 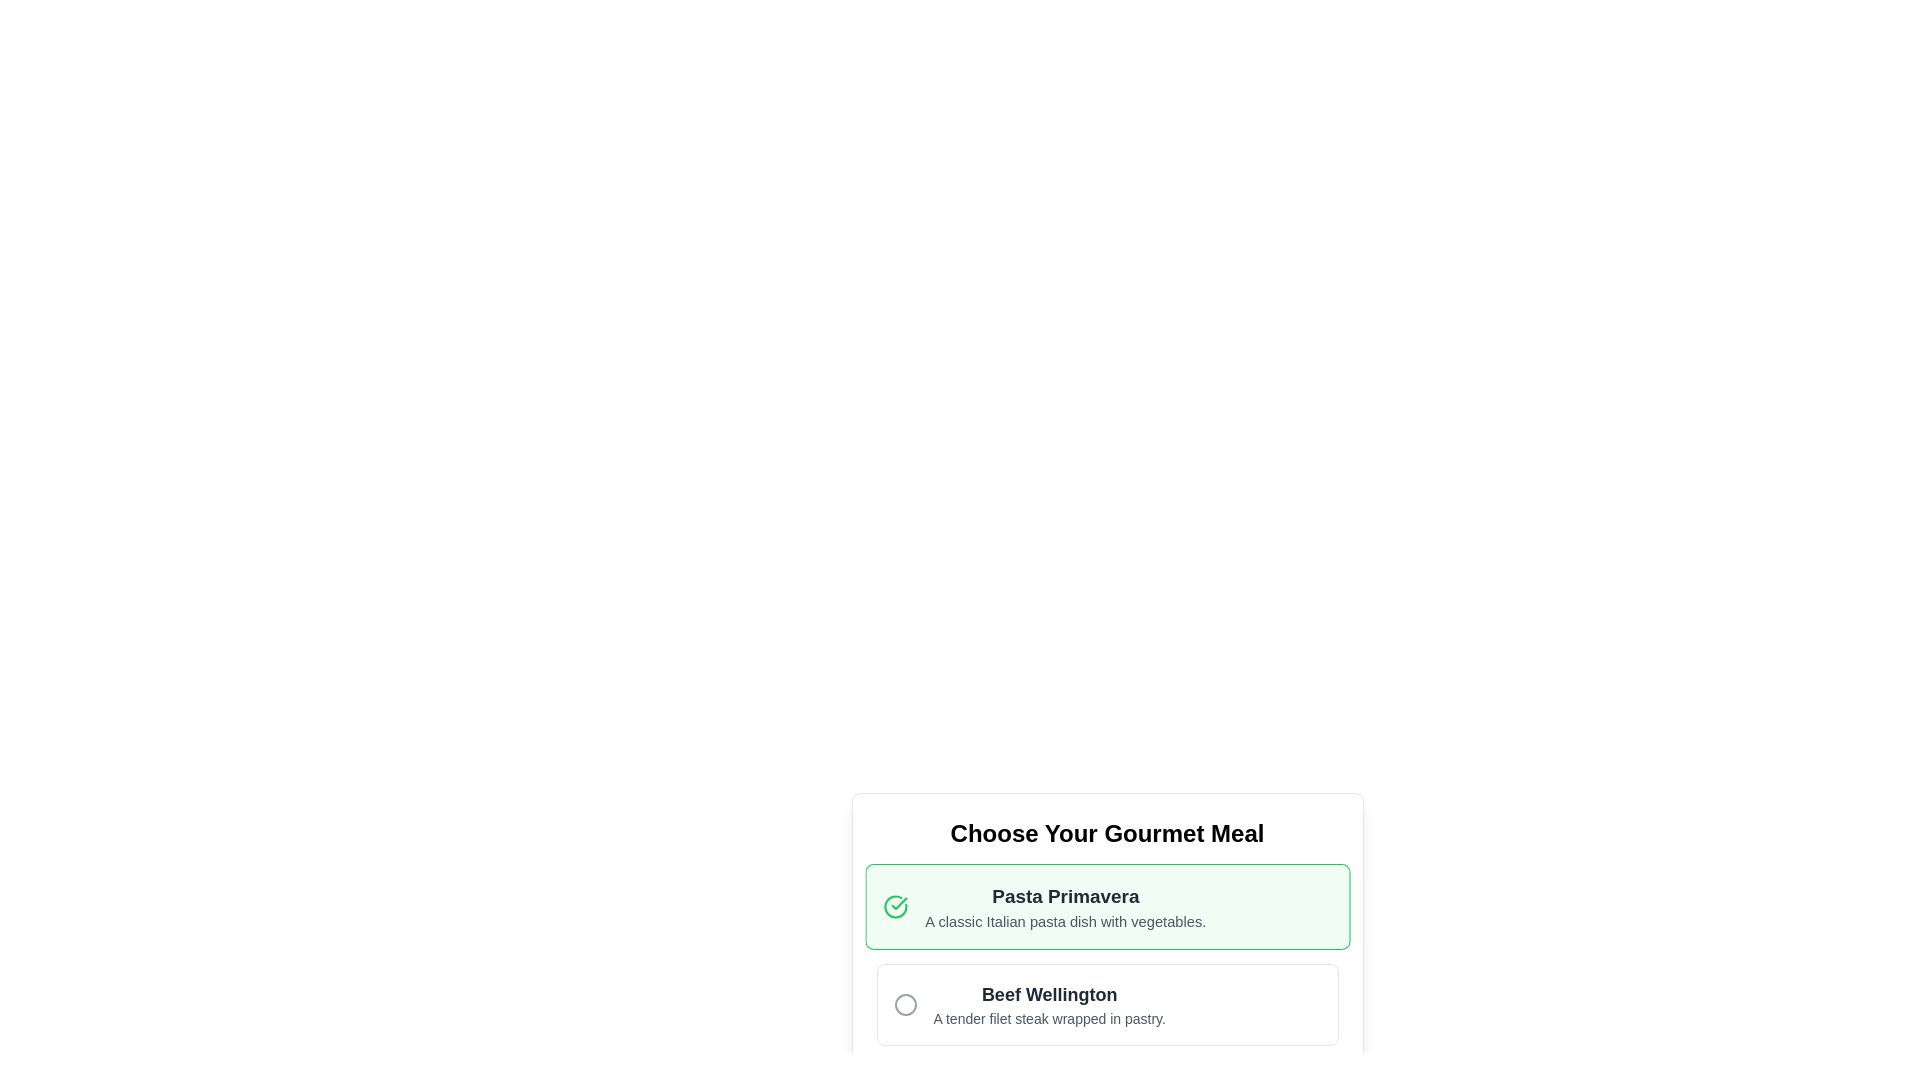 I want to click on the text label that is styled with a smaller gray font and located directly beneath the bolded title 'Beef Wellington' in the menu options list, so click(x=1048, y=1018).